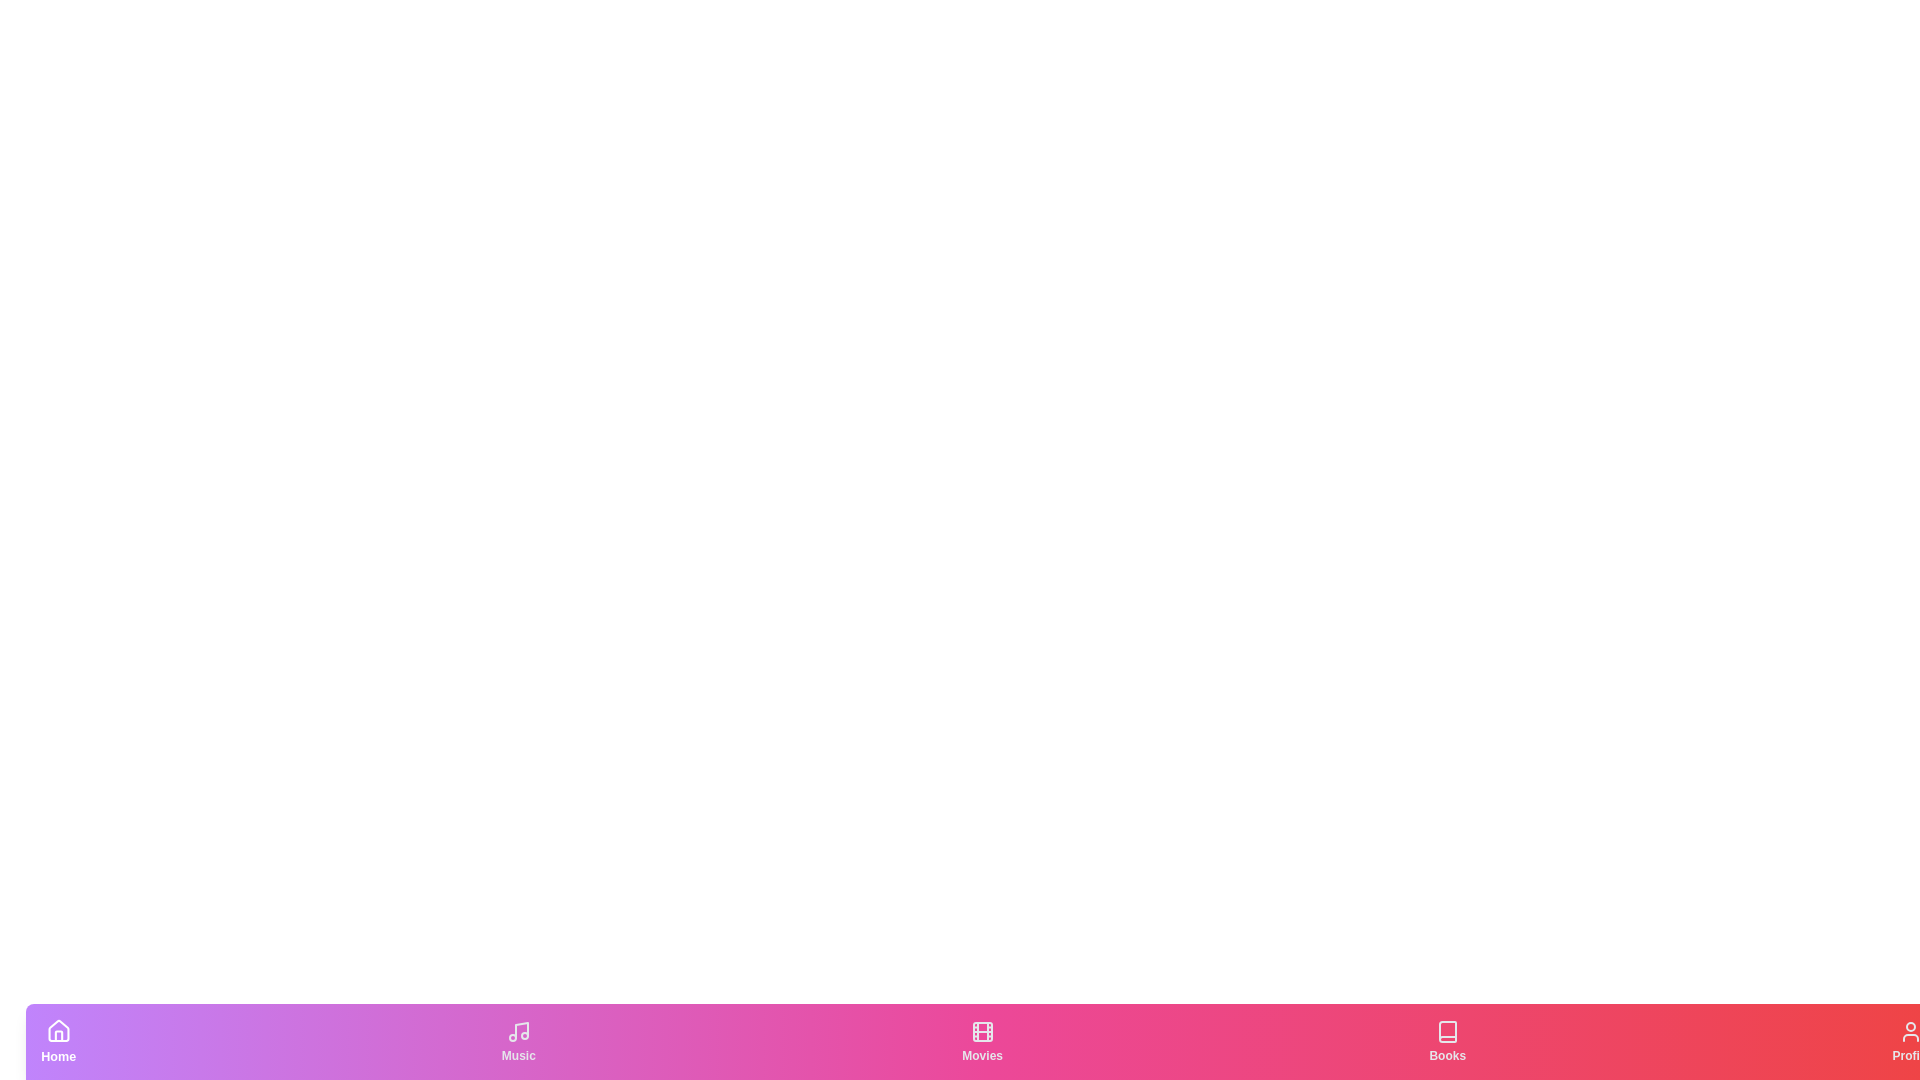 The width and height of the screenshot is (1920, 1080). Describe the element at coordinates (57, 1040) in the screenshot. I see `the Home tab` at that location.